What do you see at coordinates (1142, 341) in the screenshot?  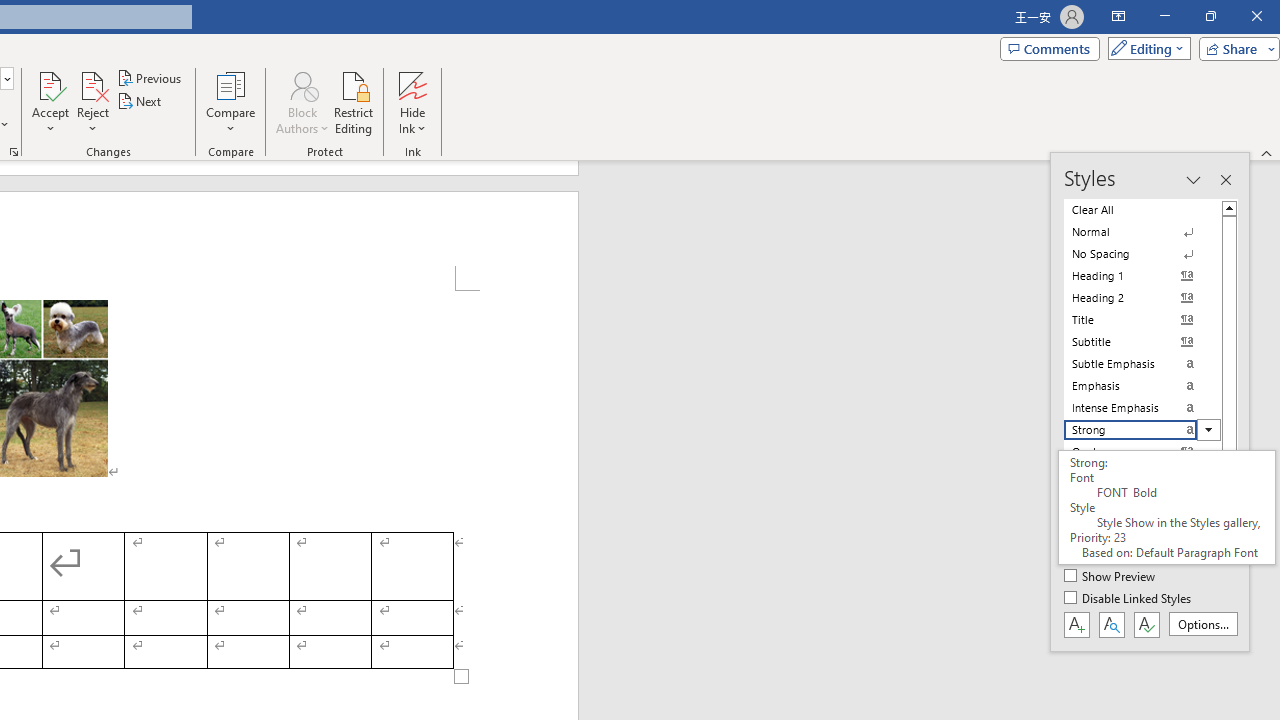 I see `'Subtitle'` at bounding box center [1142, 341].